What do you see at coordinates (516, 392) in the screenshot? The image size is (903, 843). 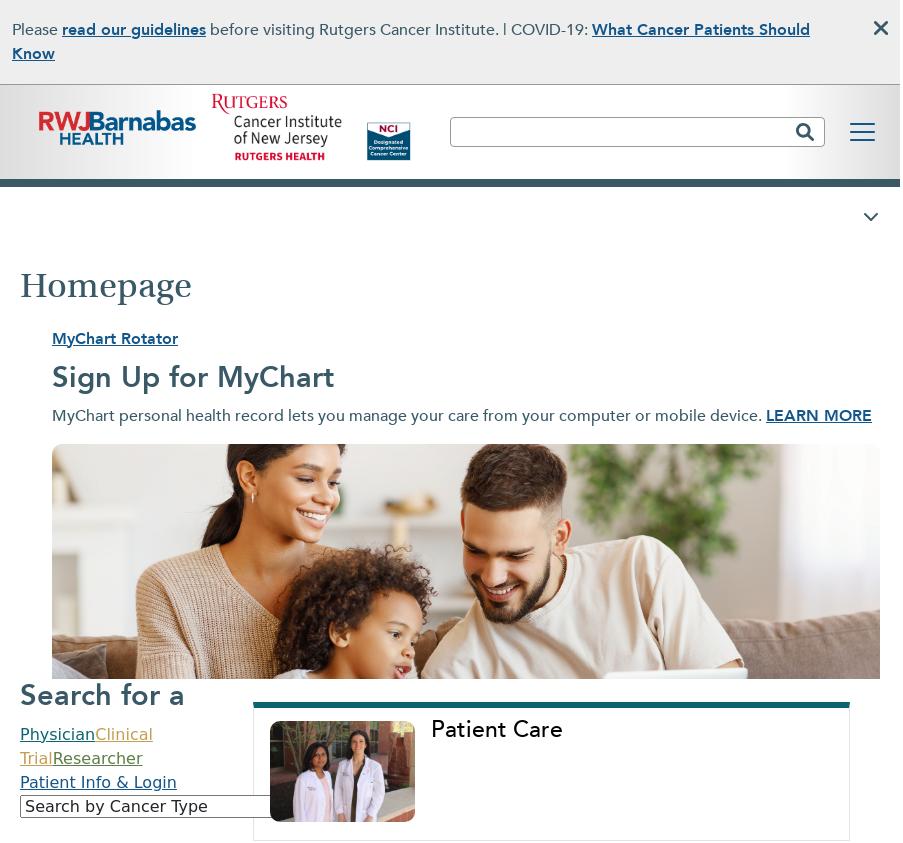 I see `'Request an Appointment'` at bounding box center [516, 392].